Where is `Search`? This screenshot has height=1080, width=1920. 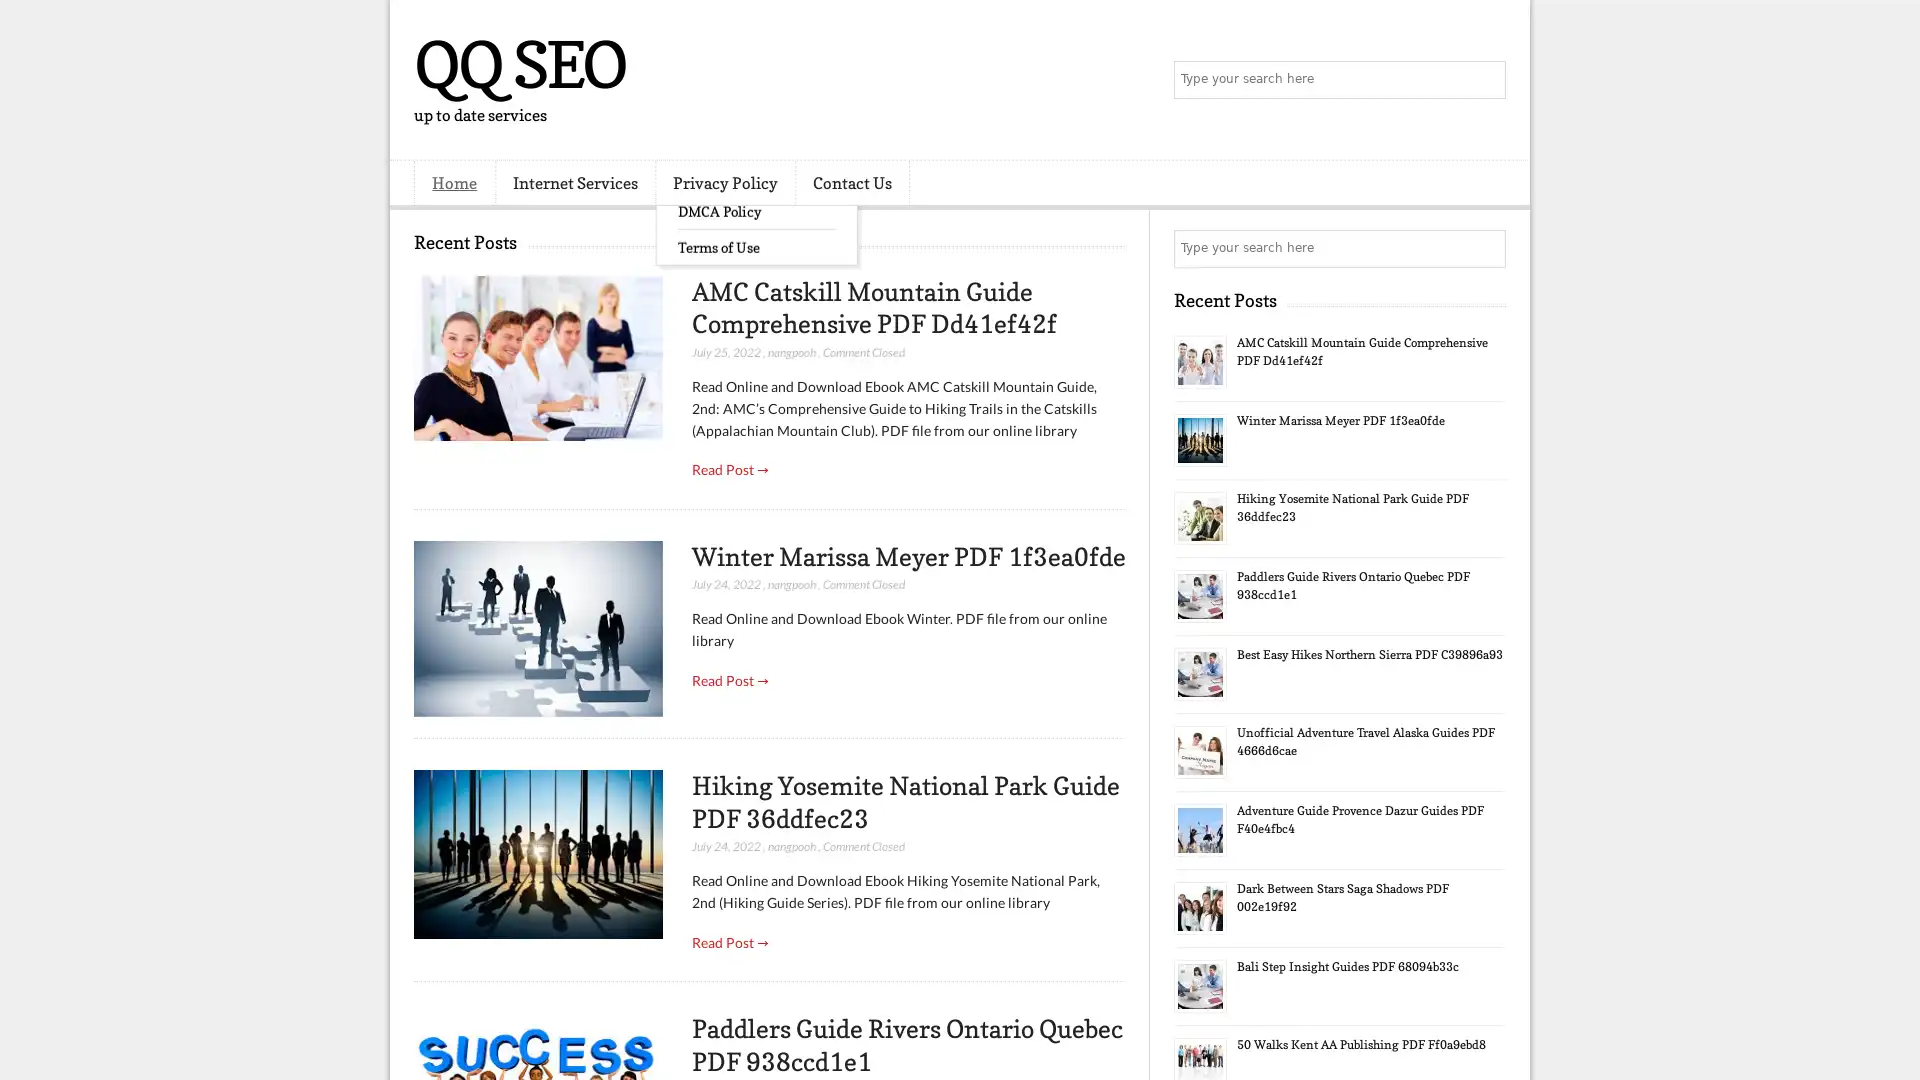
Search is located at coordinates (1485, 248).